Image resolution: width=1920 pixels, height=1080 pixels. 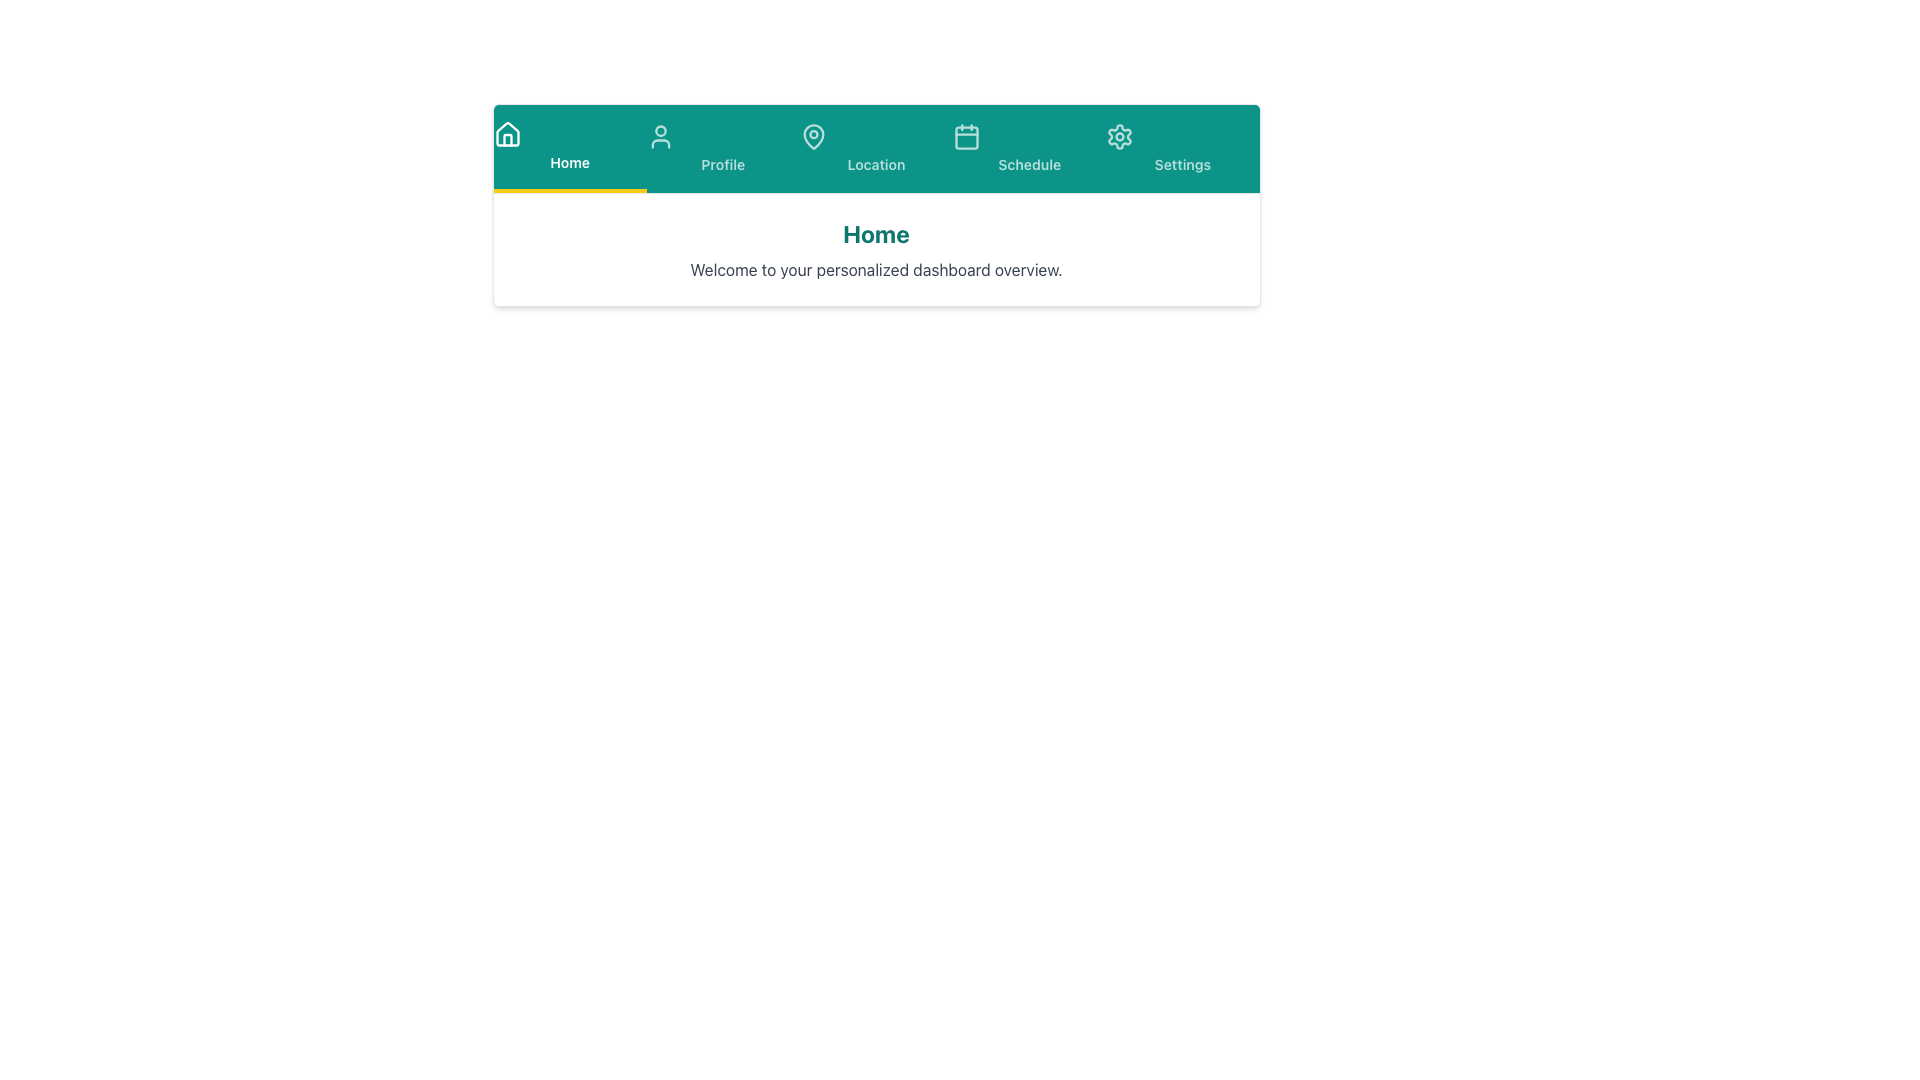 I want to click on the navigational button in the third position of the horizontal navigation bar, so click(x=876, y=148).